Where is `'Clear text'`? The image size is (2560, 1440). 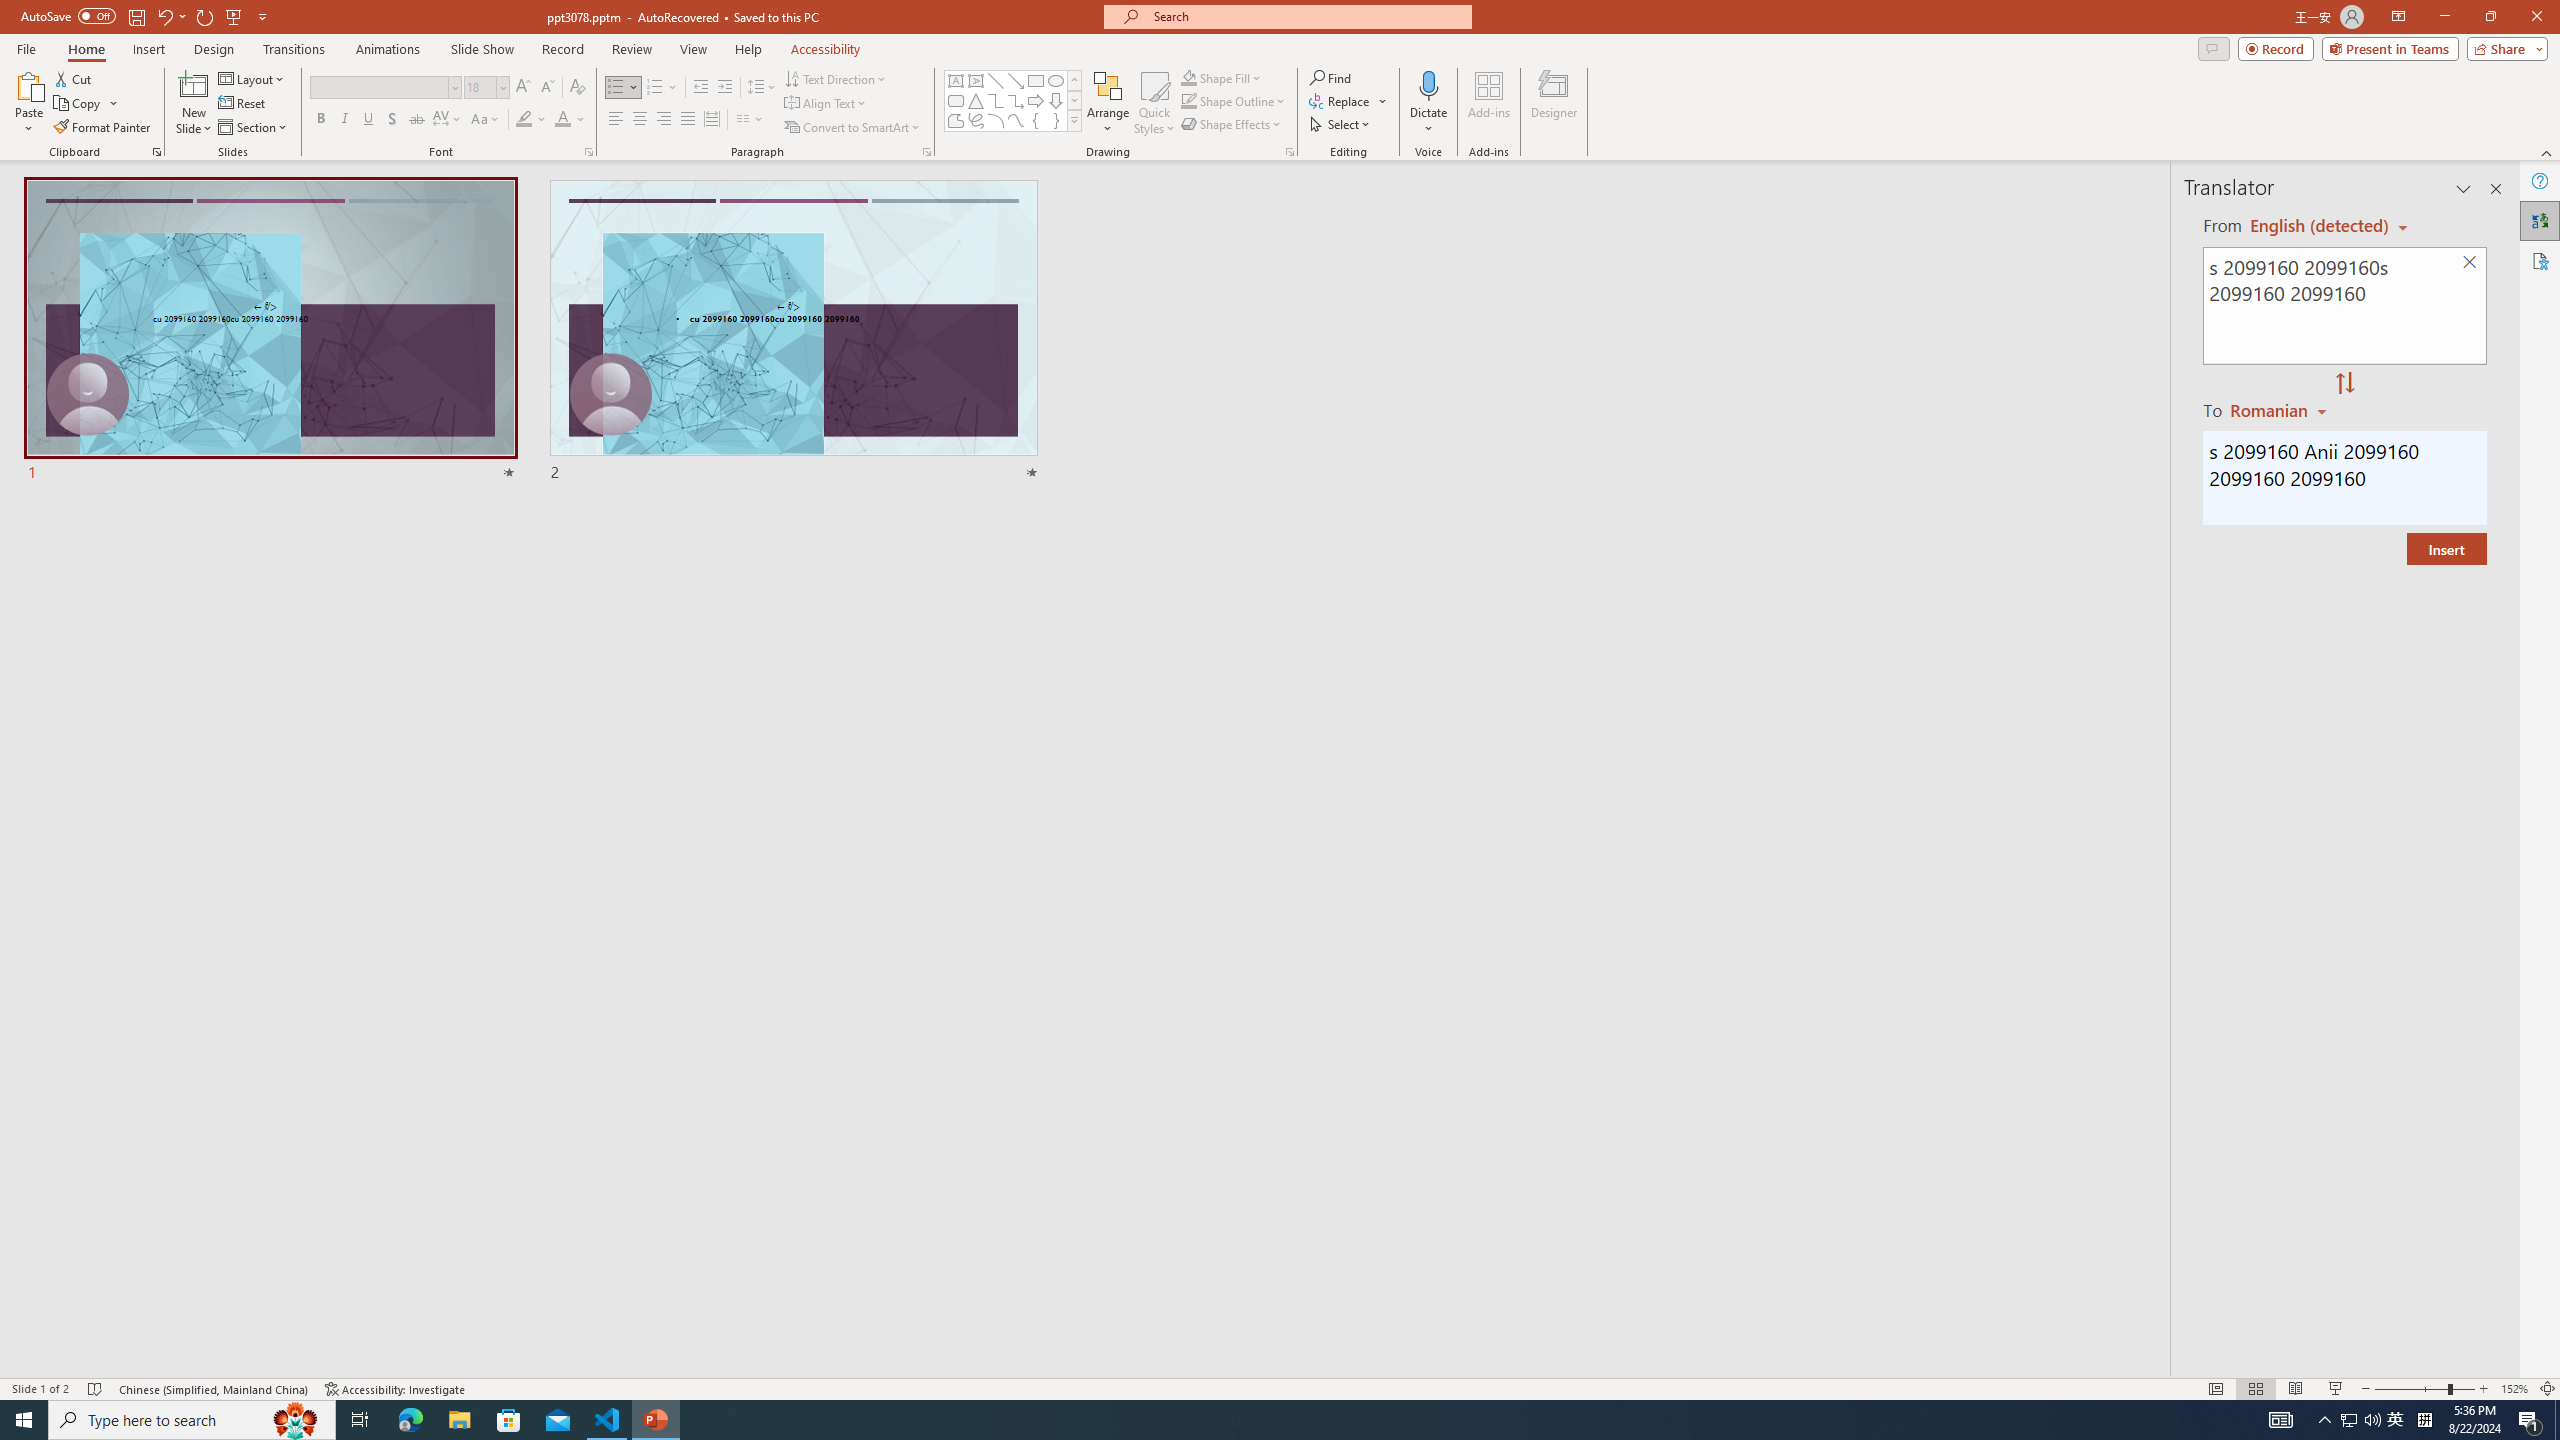 'Clear text' is located at coordinates (2470, 263).